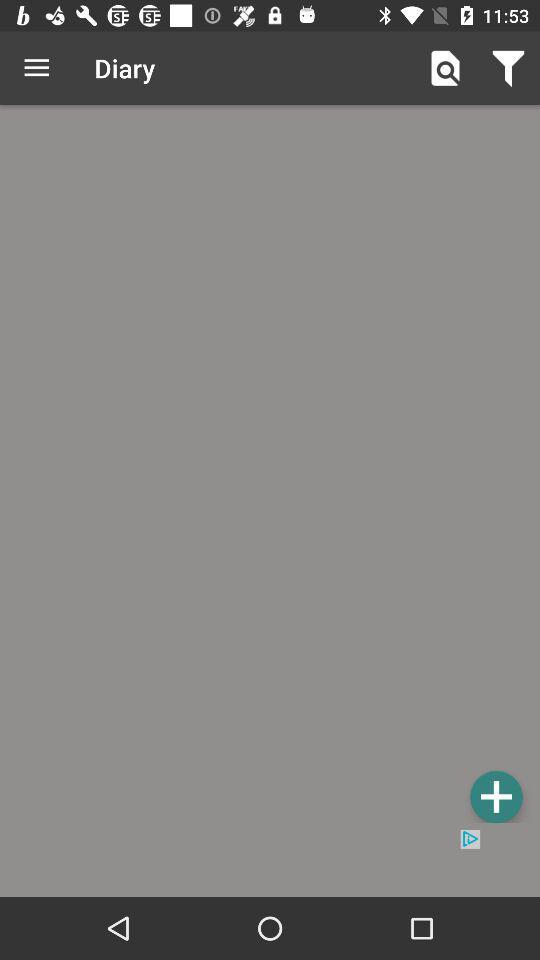 The height and width of the screenshot is (960, 540). I want to click on open new diary entry, so click(495, 796).